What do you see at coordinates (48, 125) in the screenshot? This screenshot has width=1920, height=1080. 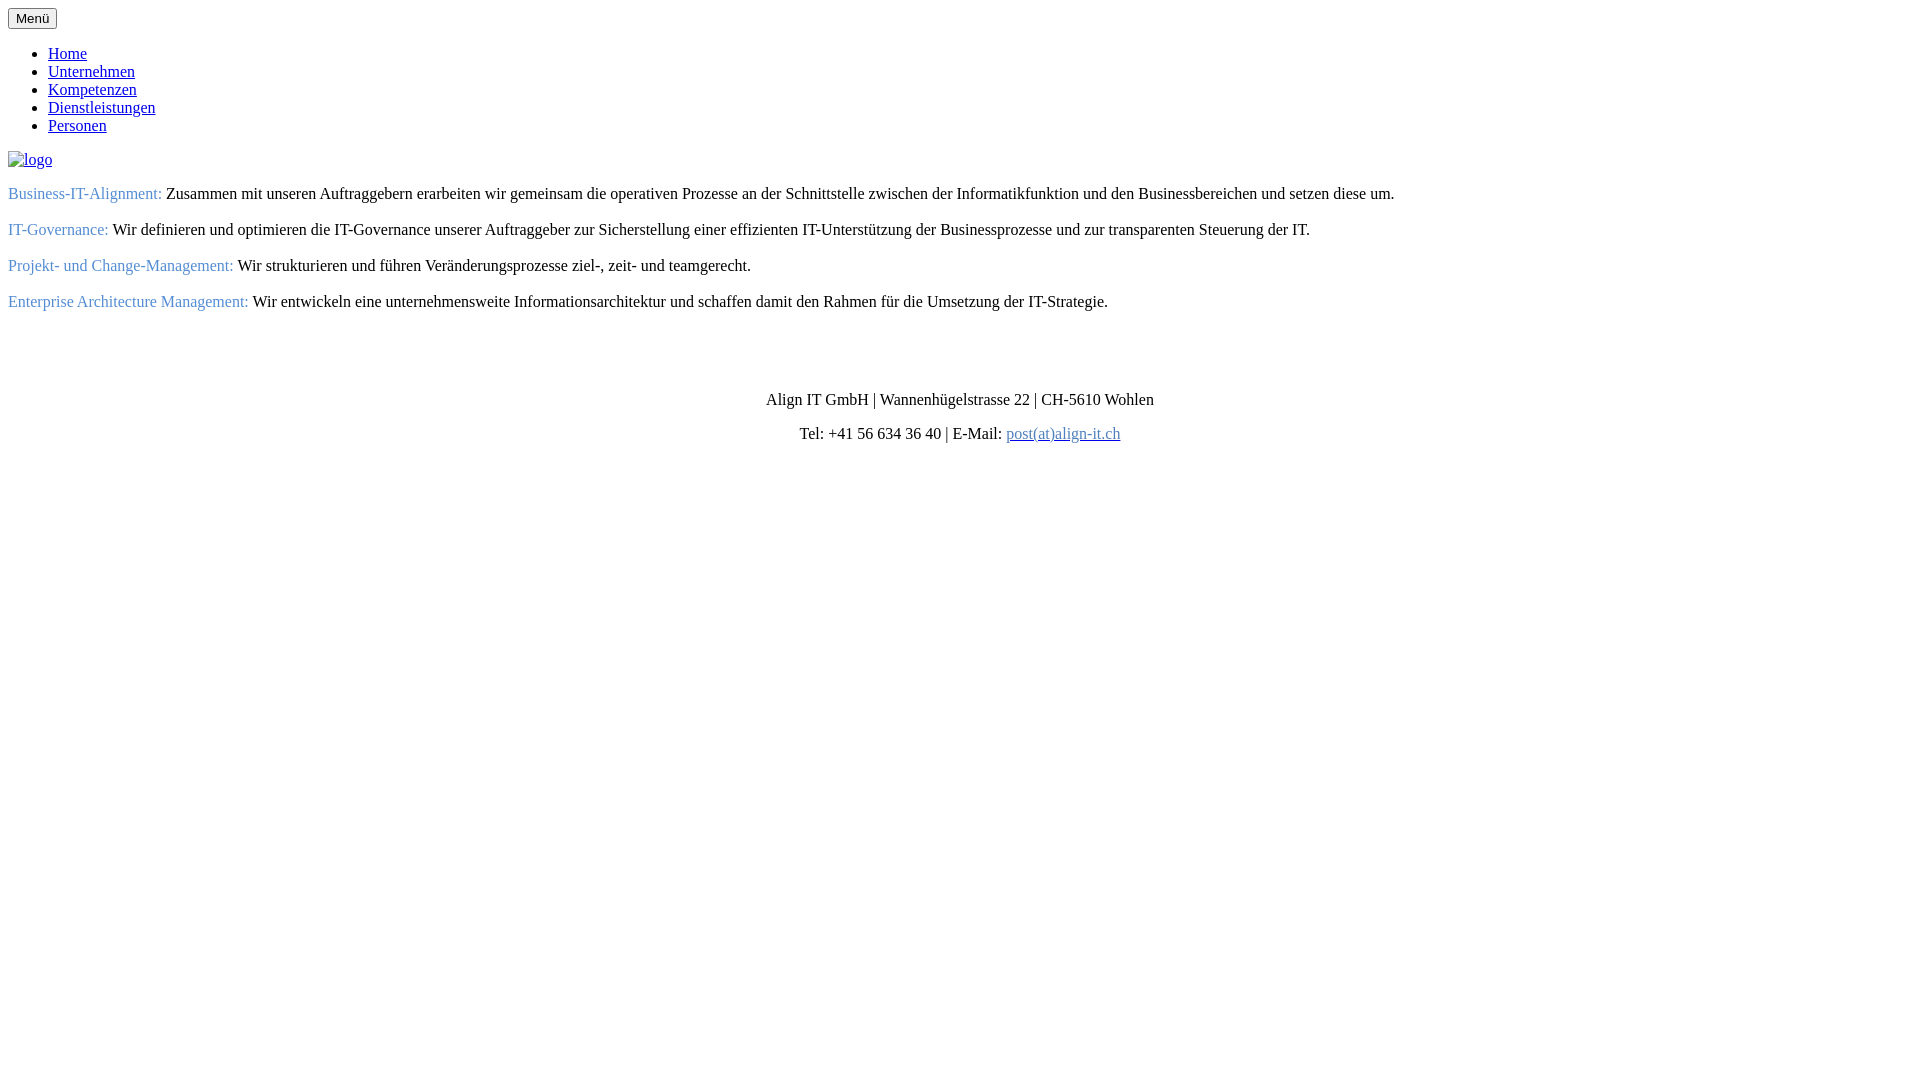 I see `'Personen'` at bounding box center [48, 125].